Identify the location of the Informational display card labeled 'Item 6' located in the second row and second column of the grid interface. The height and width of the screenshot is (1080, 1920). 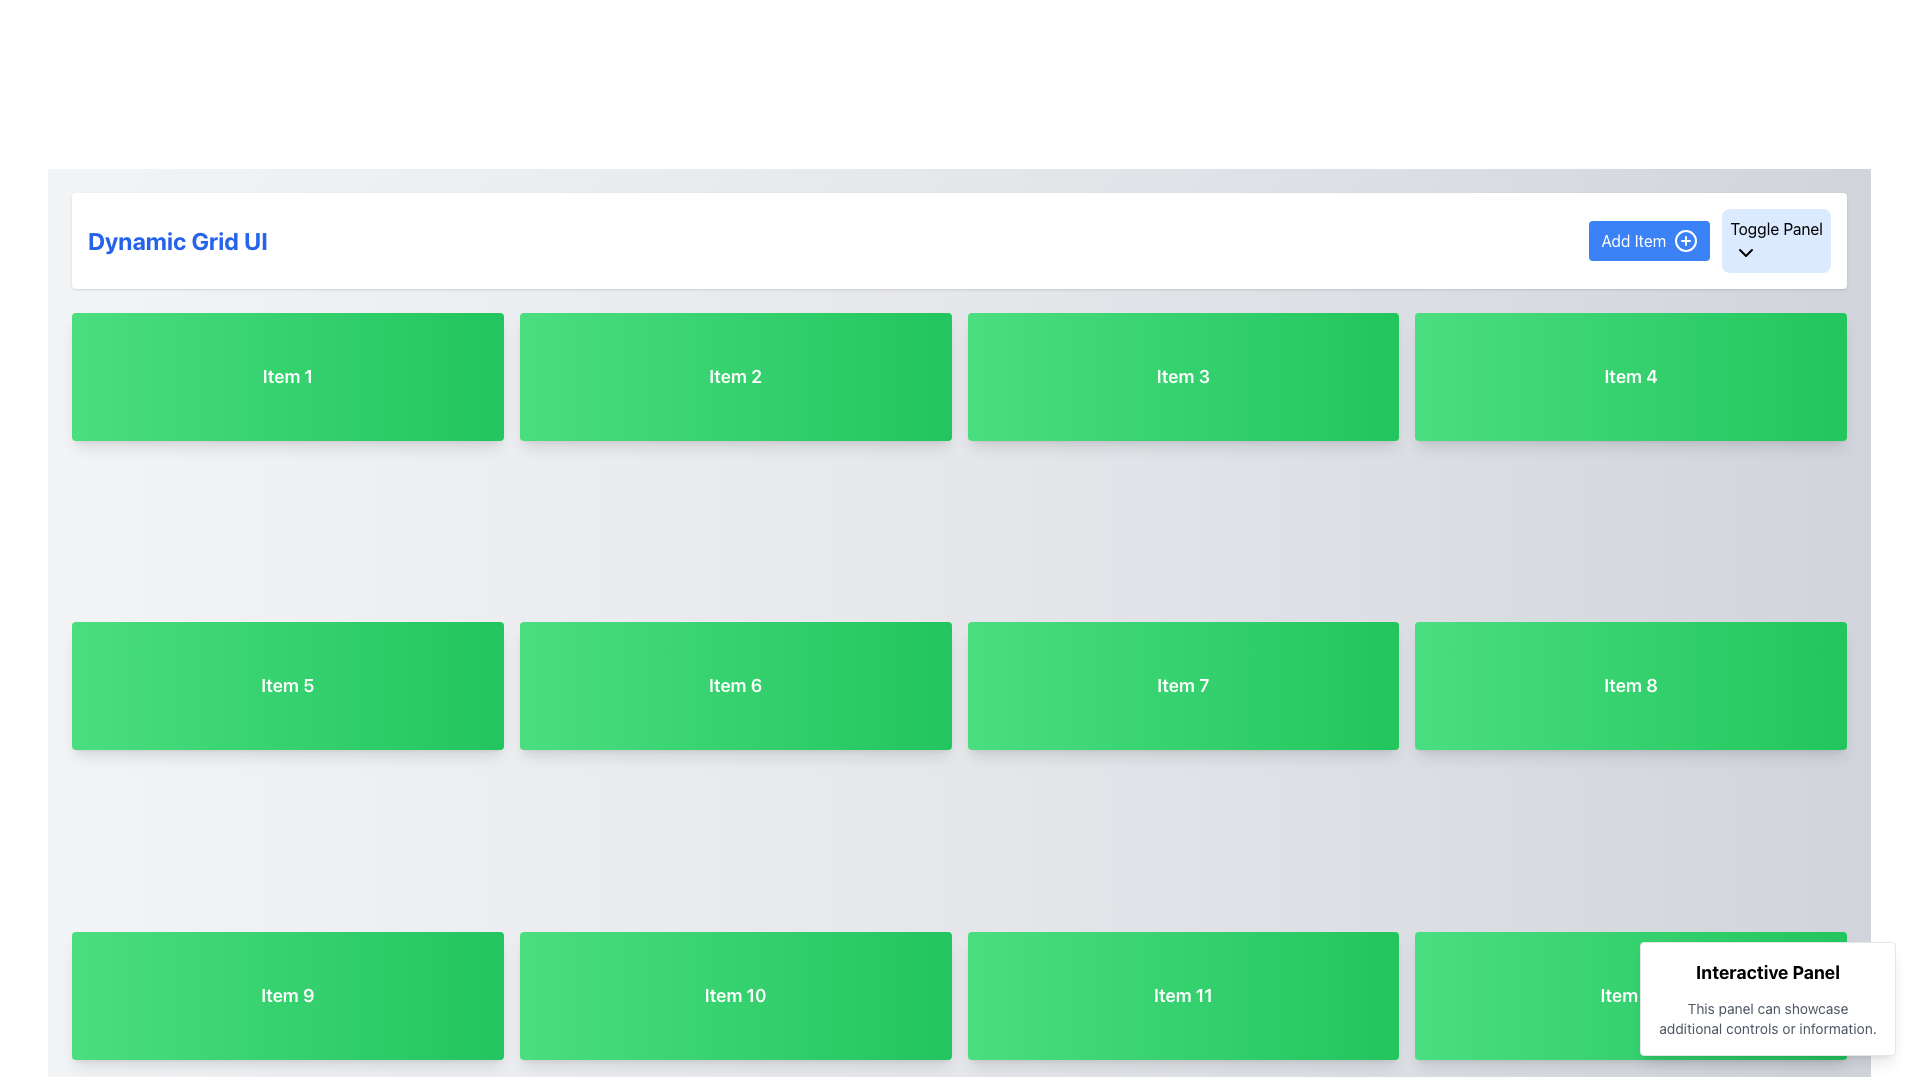
(734, 685).